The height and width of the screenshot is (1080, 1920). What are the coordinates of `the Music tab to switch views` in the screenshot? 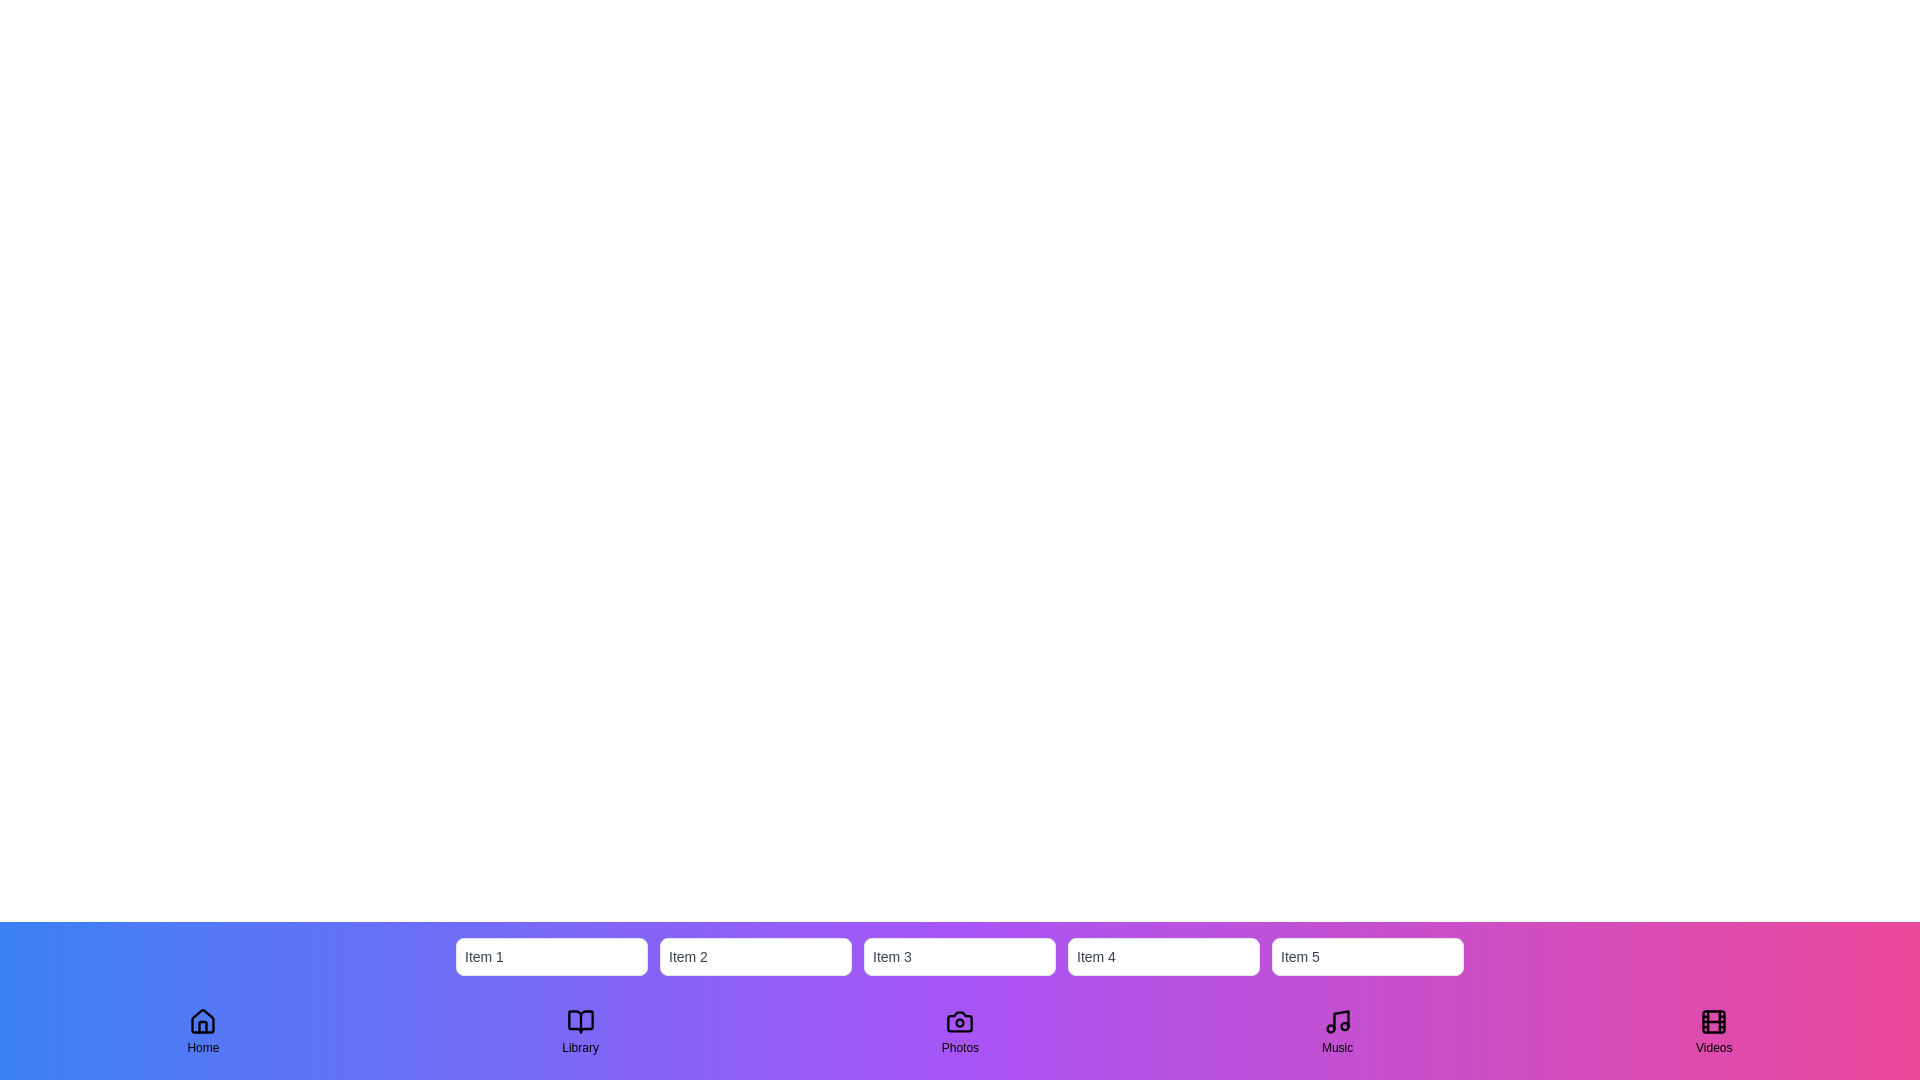 It's located at (1338, 1032).